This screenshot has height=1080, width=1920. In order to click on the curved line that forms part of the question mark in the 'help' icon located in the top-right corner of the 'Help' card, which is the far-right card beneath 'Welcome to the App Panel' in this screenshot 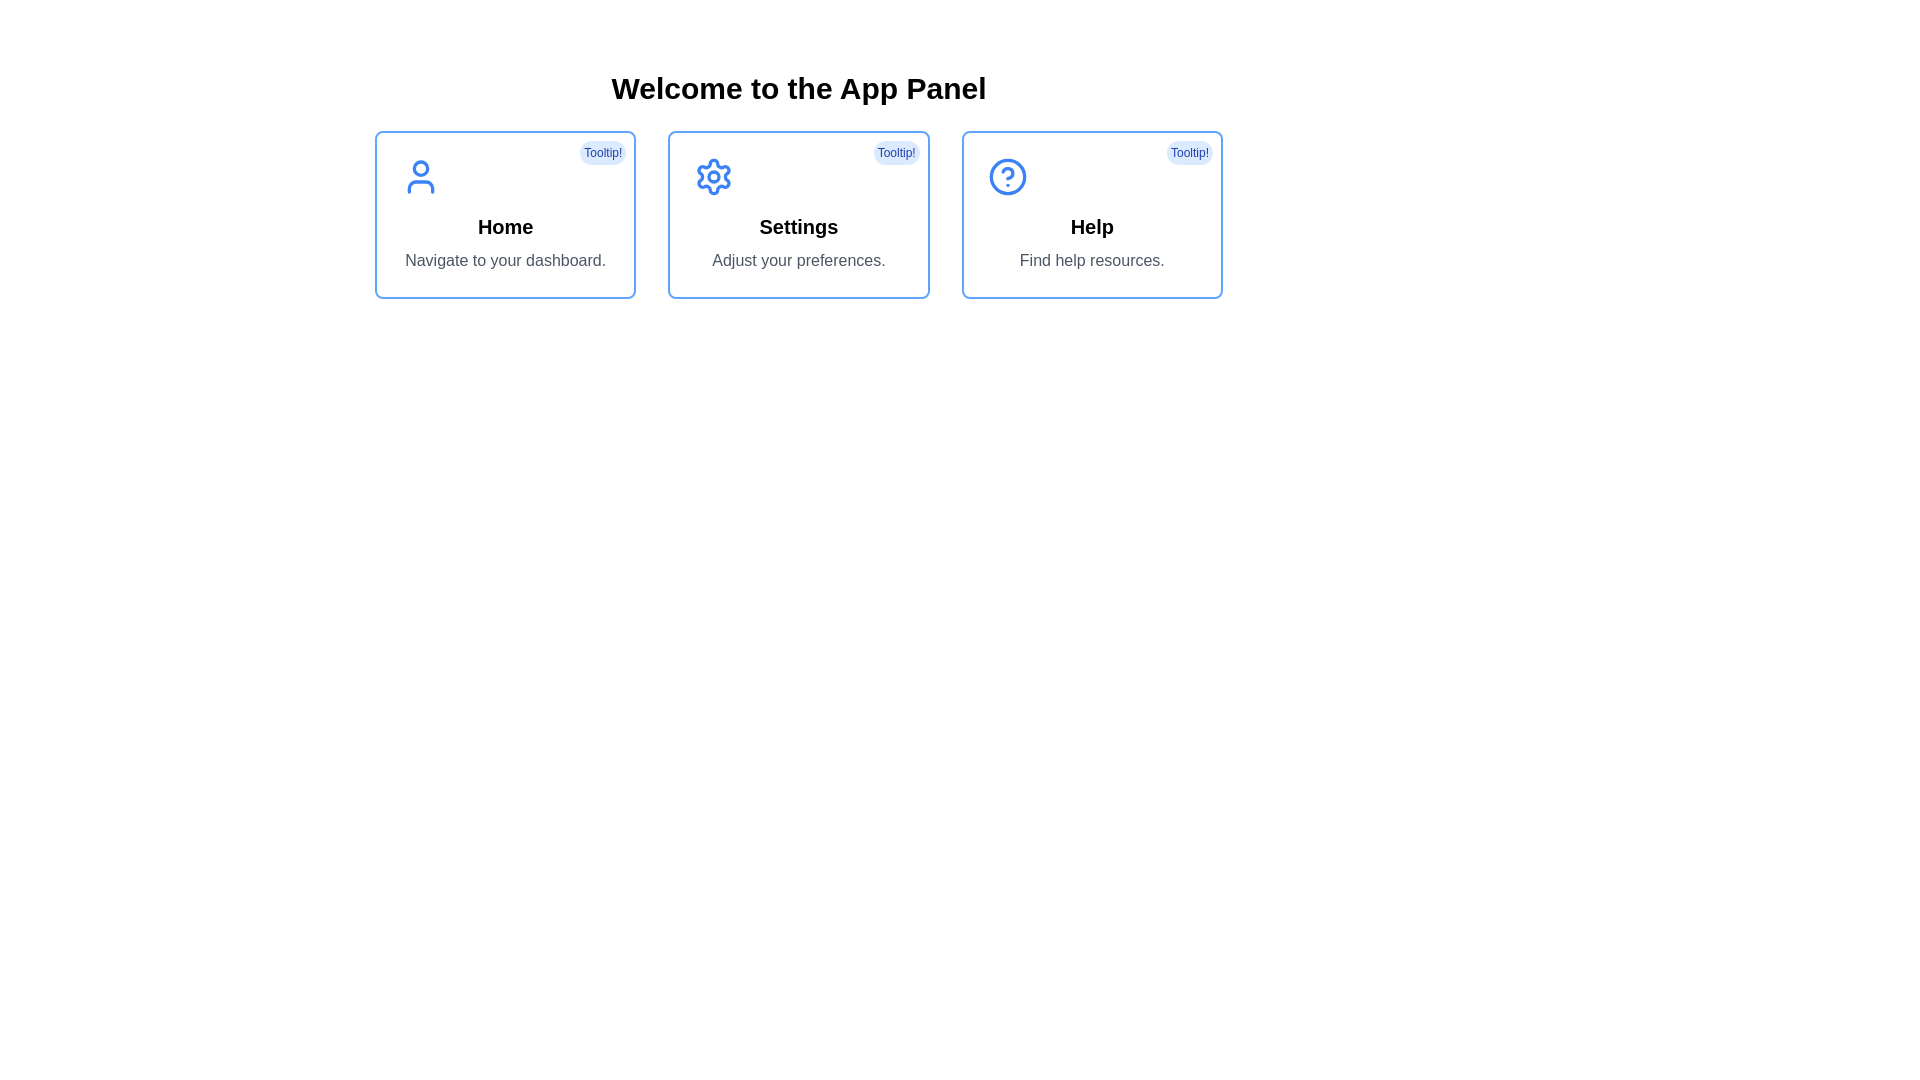, I will do `click(1007, 172)`.